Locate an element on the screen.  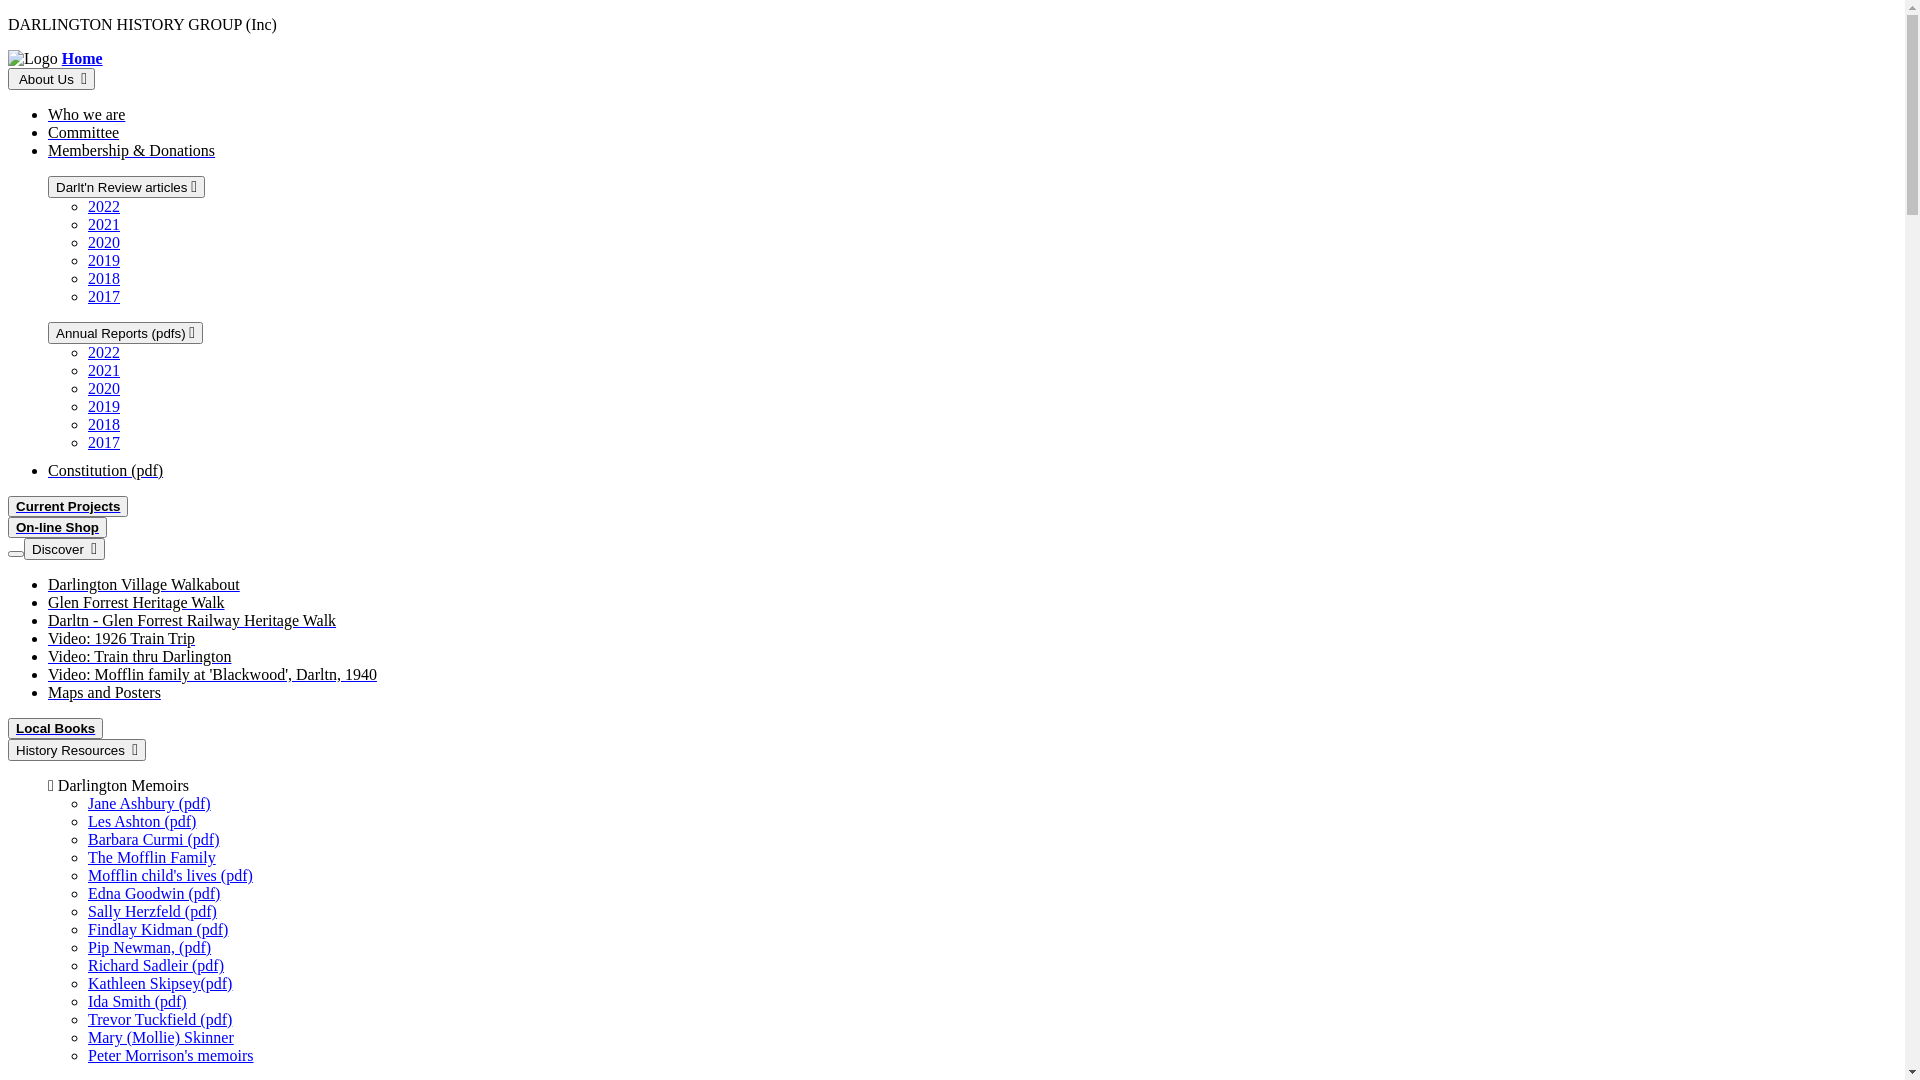
'2021' is located at coordinates (103, 224).